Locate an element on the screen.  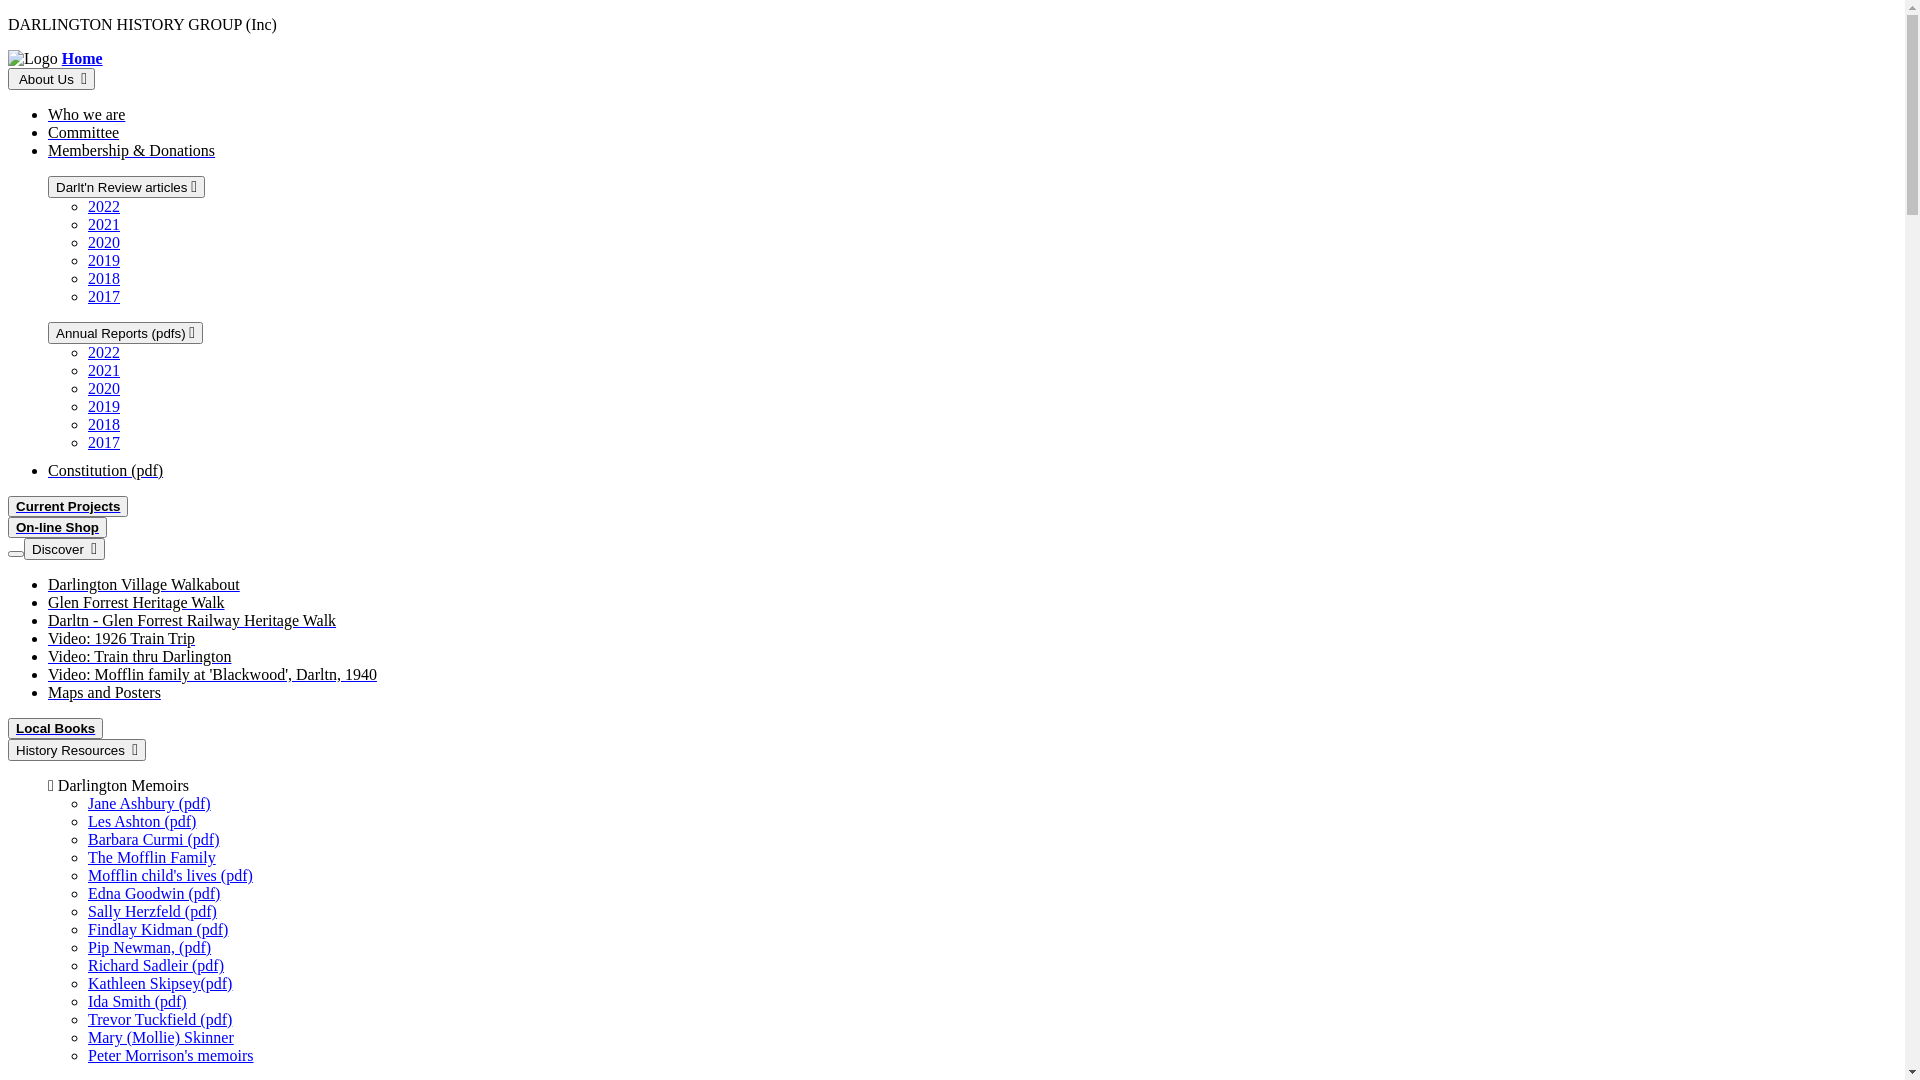
'2021' is located at coordinates (103, 224).